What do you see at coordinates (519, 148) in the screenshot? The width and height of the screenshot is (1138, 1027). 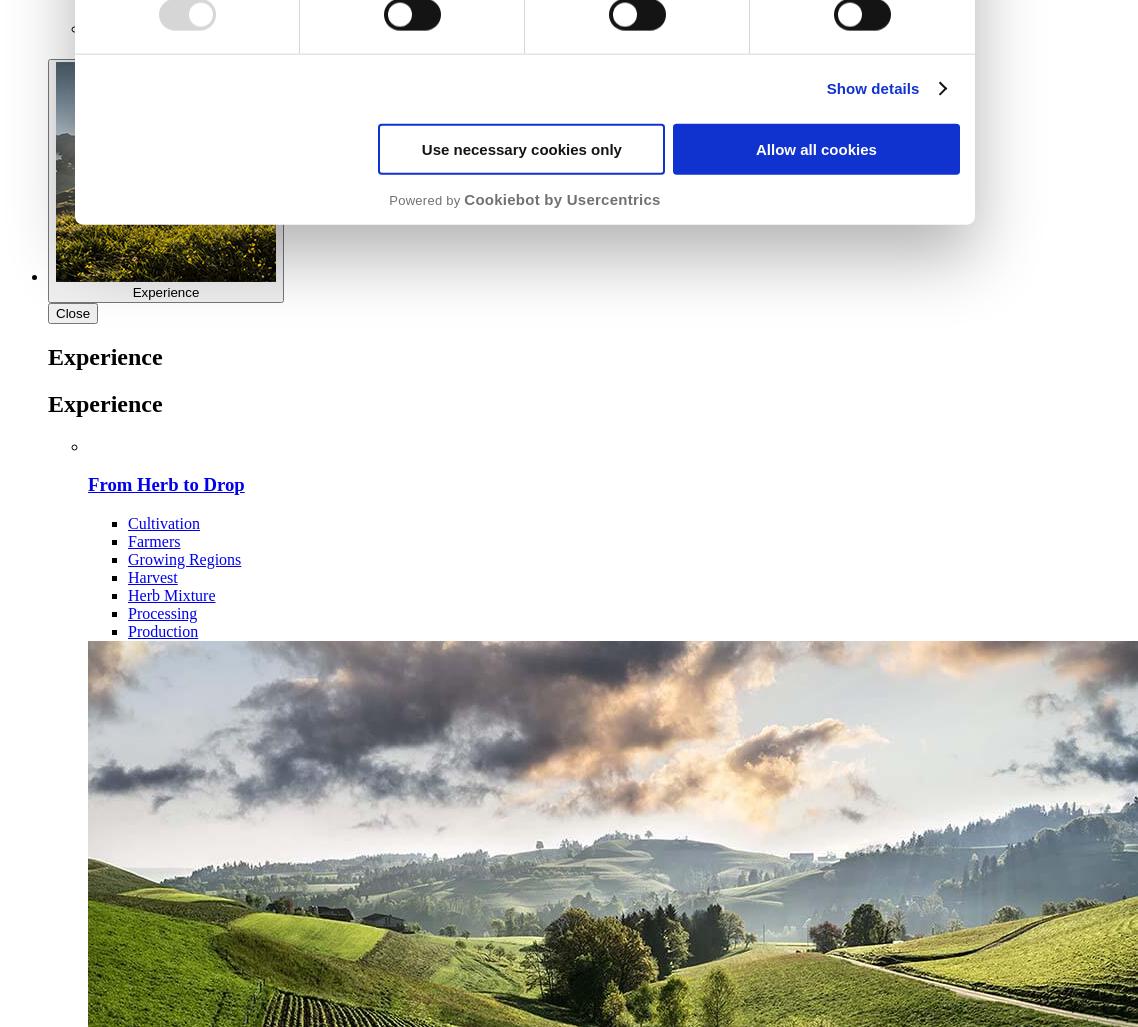 I see `'Use necessary cookies only'` at bounding box center [519, 148].